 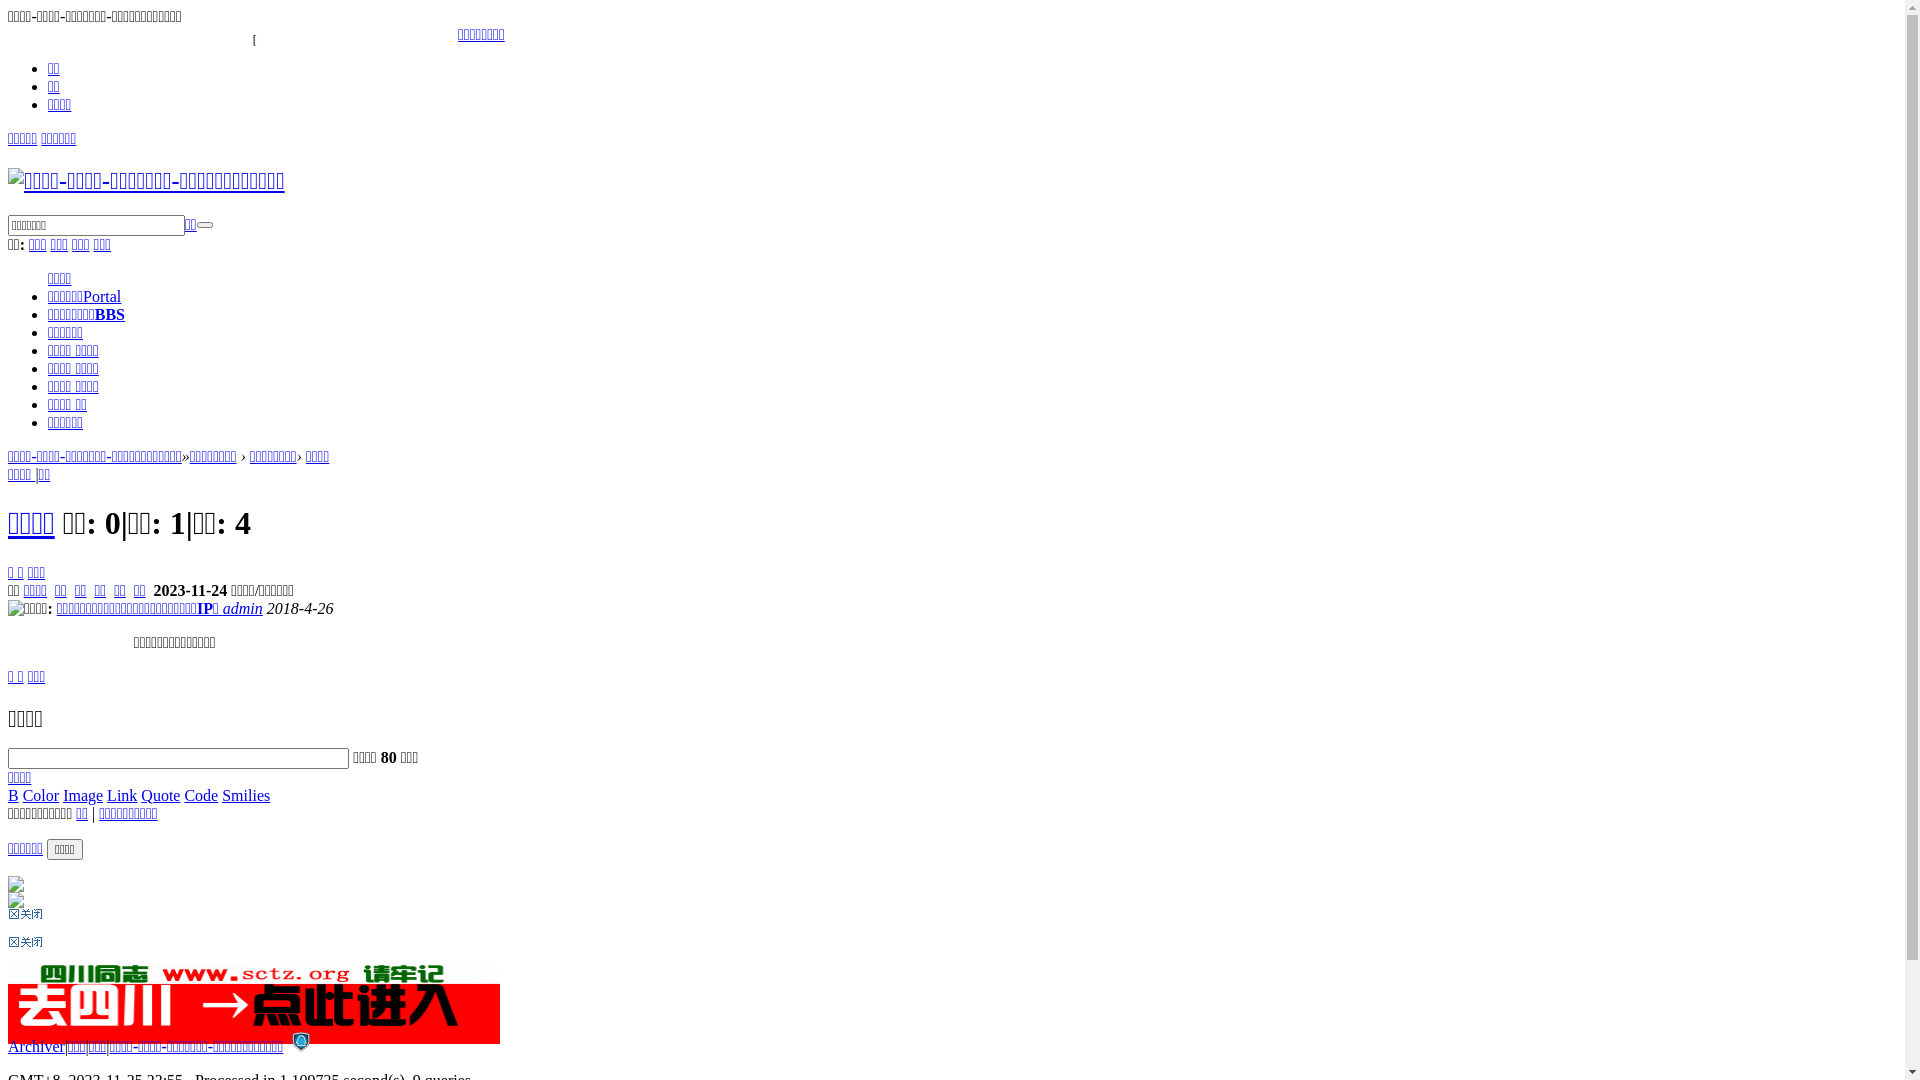 I want to click on 'Smilies', so click(x=244, y=793).